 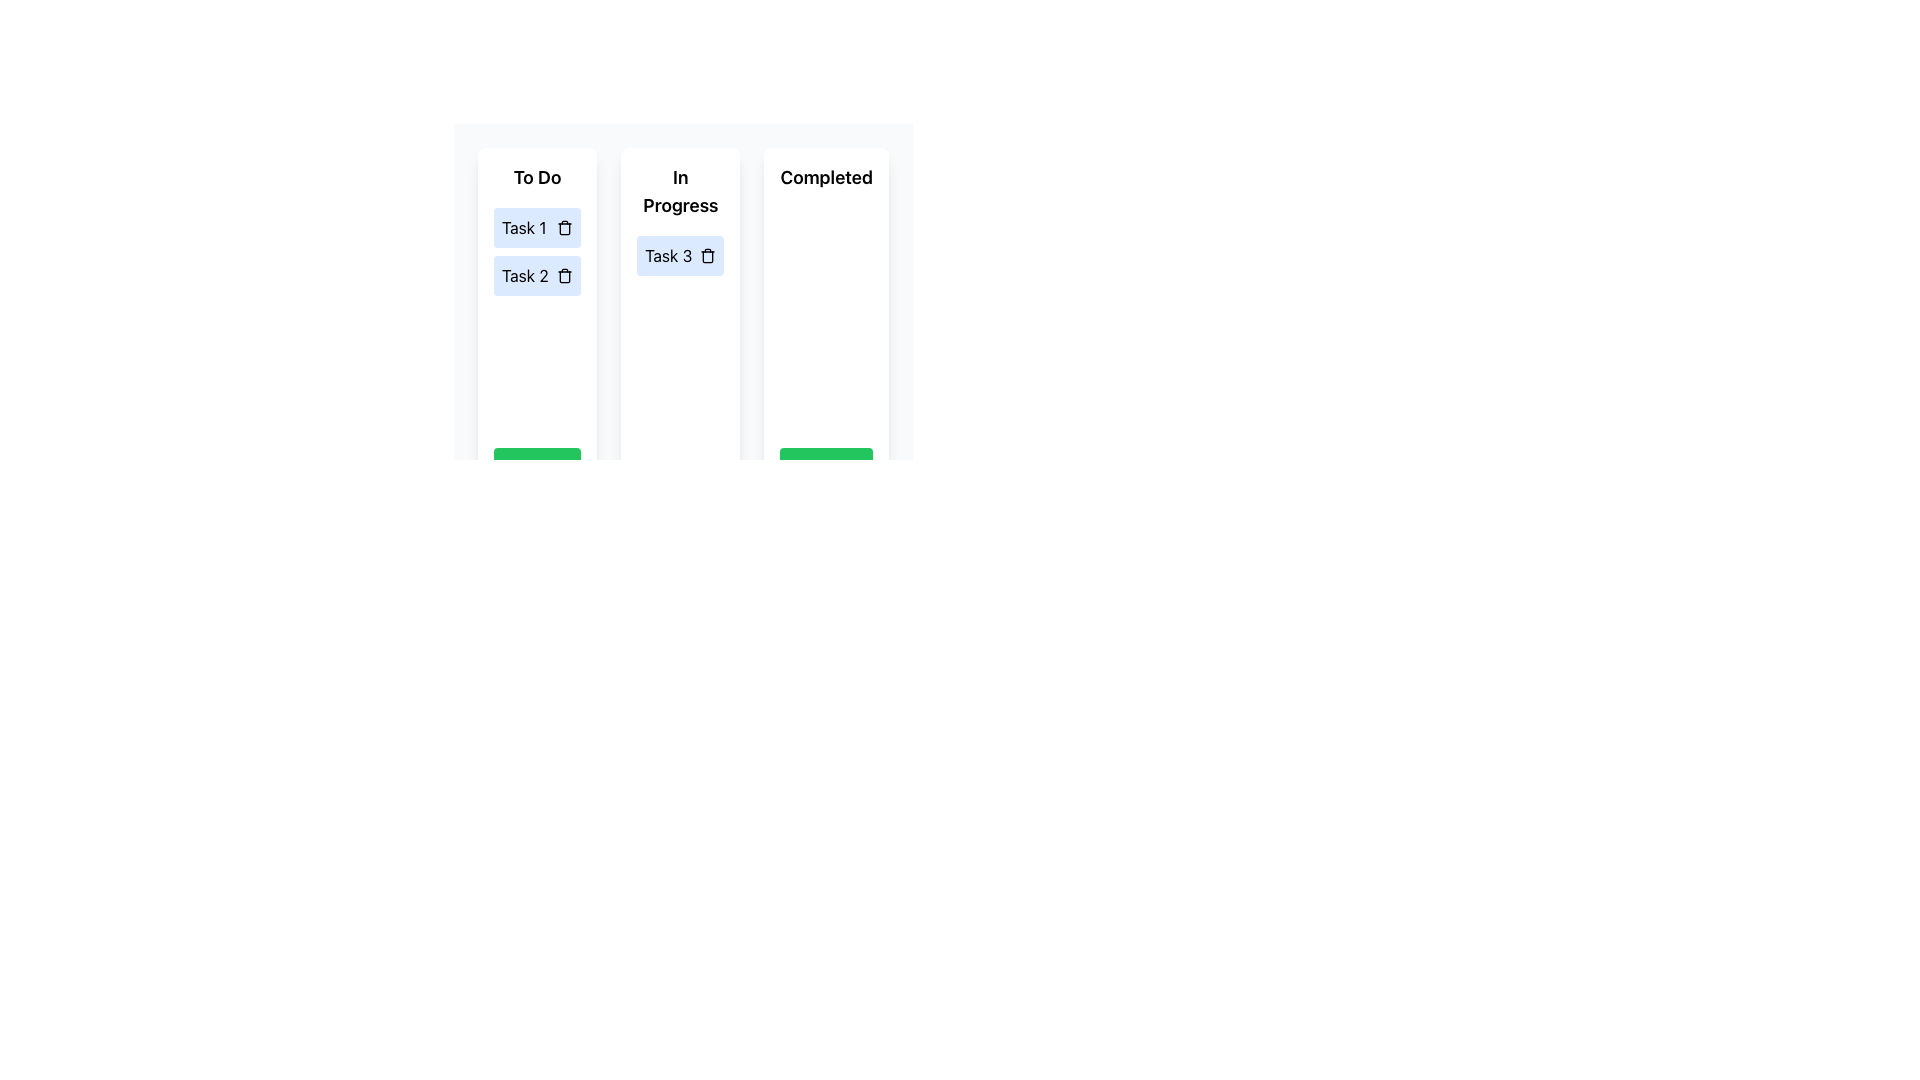 I want to click on the Task 3 card from the 'In Progress' column, so click(x=683, y=280).